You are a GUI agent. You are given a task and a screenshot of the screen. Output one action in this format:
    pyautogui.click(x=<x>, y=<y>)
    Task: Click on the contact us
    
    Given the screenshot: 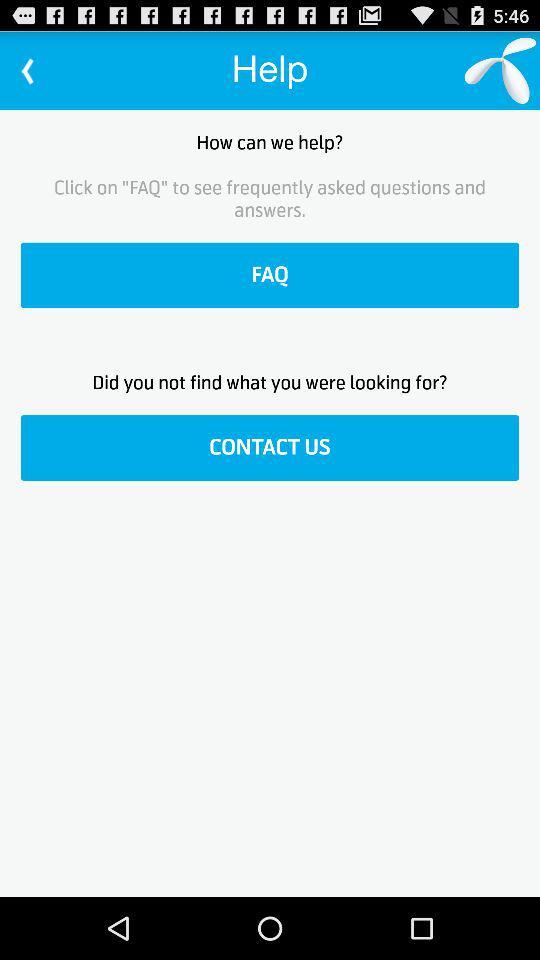 What is the action you would take?
    pyautogui.click(x=270, y=447)
    